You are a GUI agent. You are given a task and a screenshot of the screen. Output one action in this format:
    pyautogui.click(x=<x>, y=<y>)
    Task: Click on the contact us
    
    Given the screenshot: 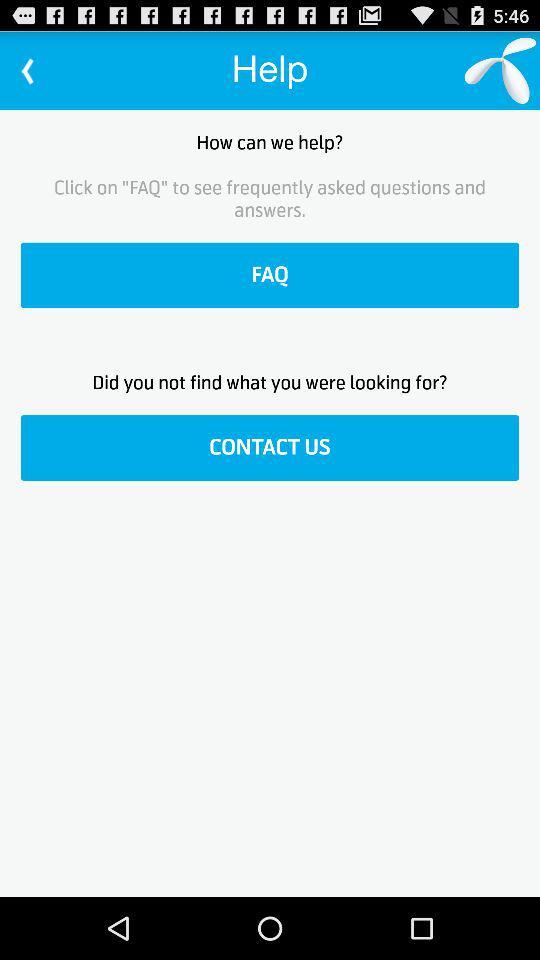 What is the action you would take?
    pyautogui.click(x=270, y=447)
    